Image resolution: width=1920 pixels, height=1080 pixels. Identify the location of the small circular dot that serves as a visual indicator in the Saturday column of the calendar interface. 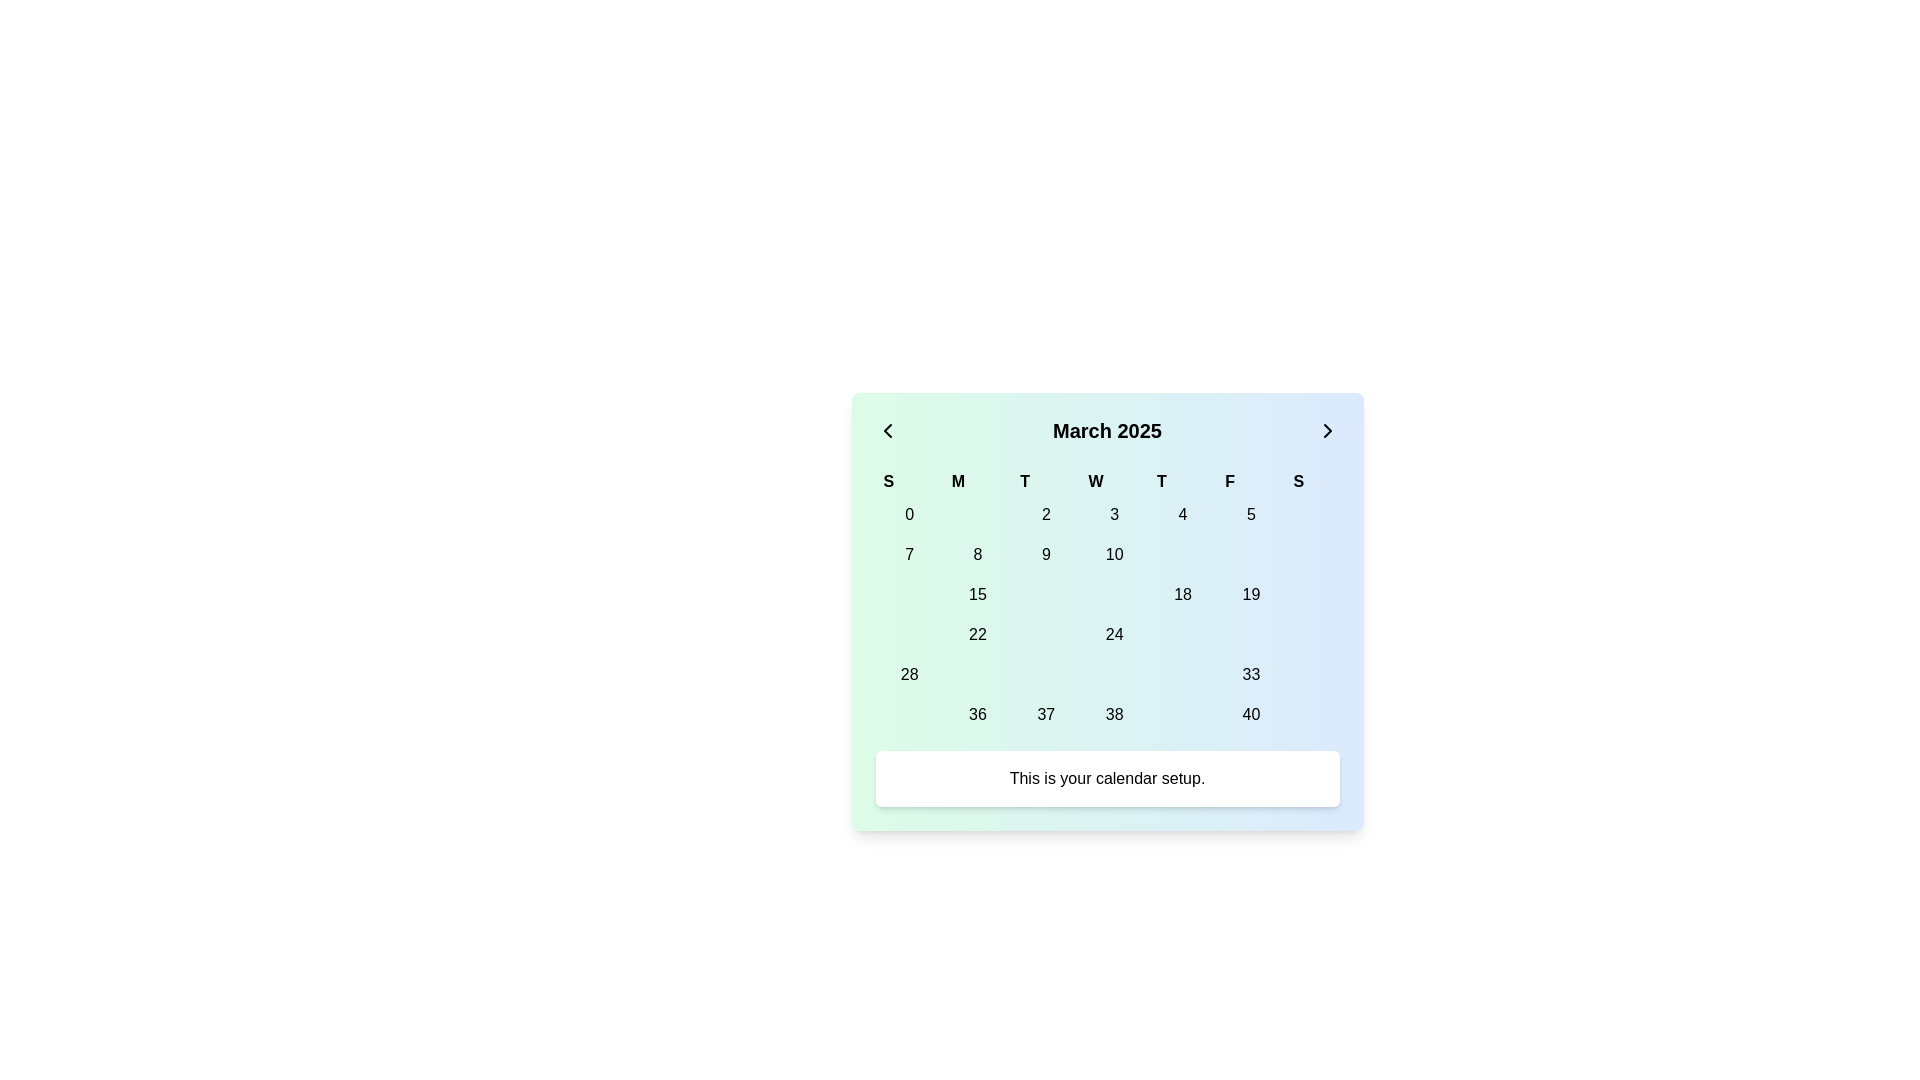
(1312, 514).